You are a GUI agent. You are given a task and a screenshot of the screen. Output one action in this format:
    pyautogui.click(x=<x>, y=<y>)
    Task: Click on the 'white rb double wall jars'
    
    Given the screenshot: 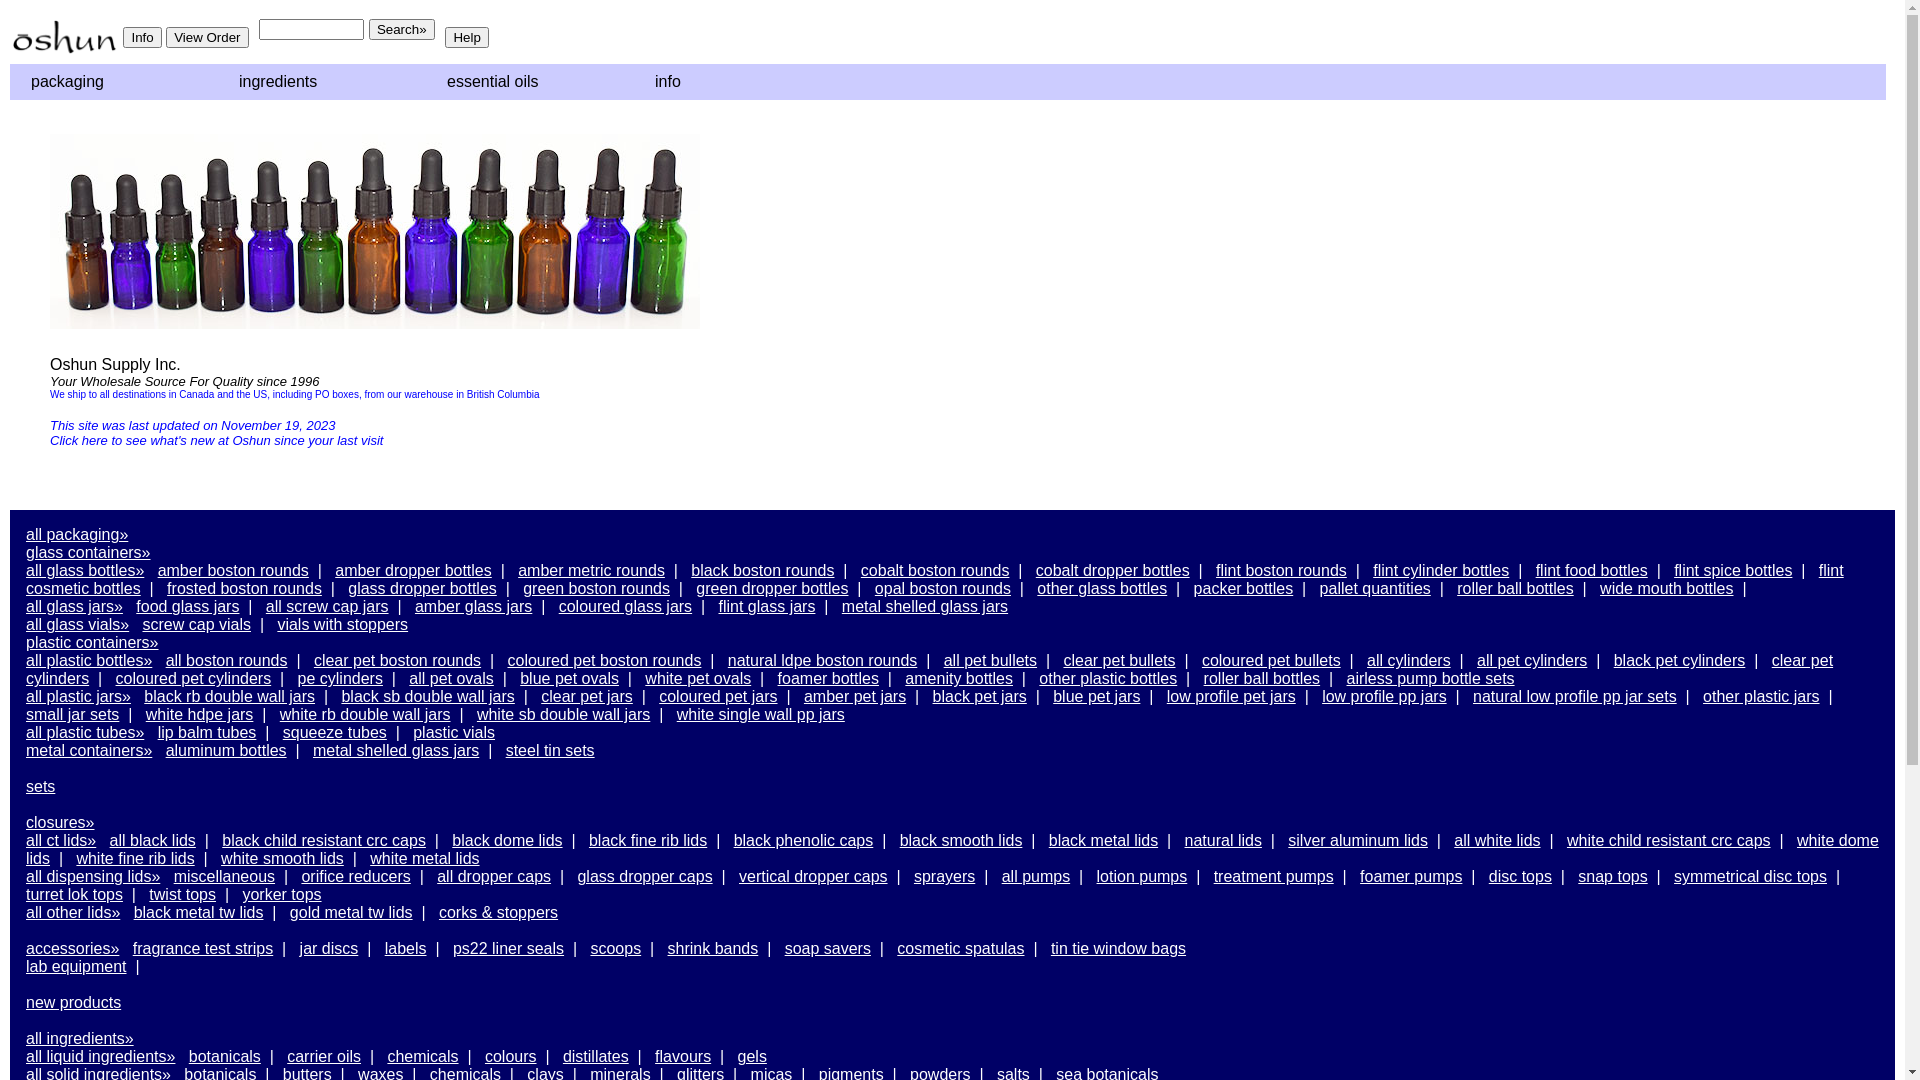 What is the action you would take?
    pyautogui.click(x=365, y=713)
    